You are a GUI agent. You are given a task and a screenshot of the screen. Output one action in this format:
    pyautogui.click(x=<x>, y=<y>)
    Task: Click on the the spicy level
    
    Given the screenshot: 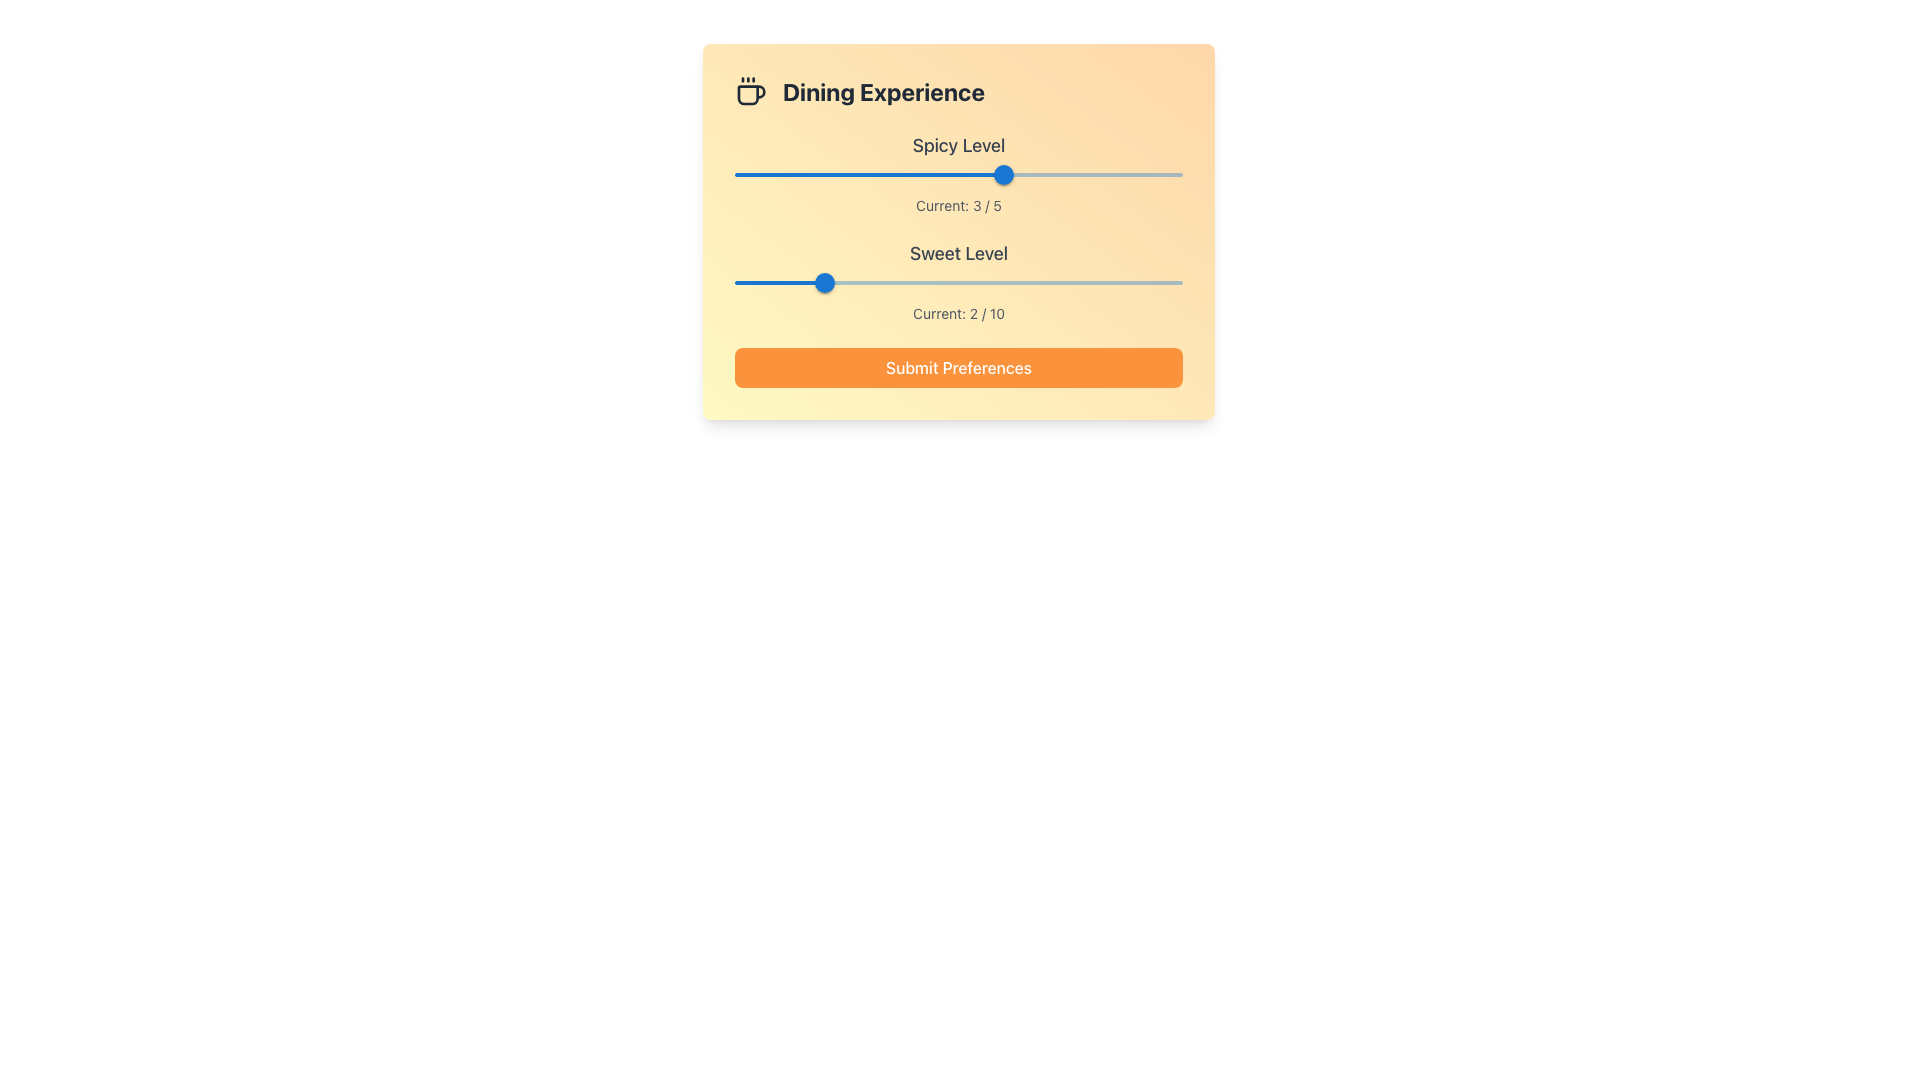 What is the action you would take?
    pyautogui.click(x=958, y=173)
    